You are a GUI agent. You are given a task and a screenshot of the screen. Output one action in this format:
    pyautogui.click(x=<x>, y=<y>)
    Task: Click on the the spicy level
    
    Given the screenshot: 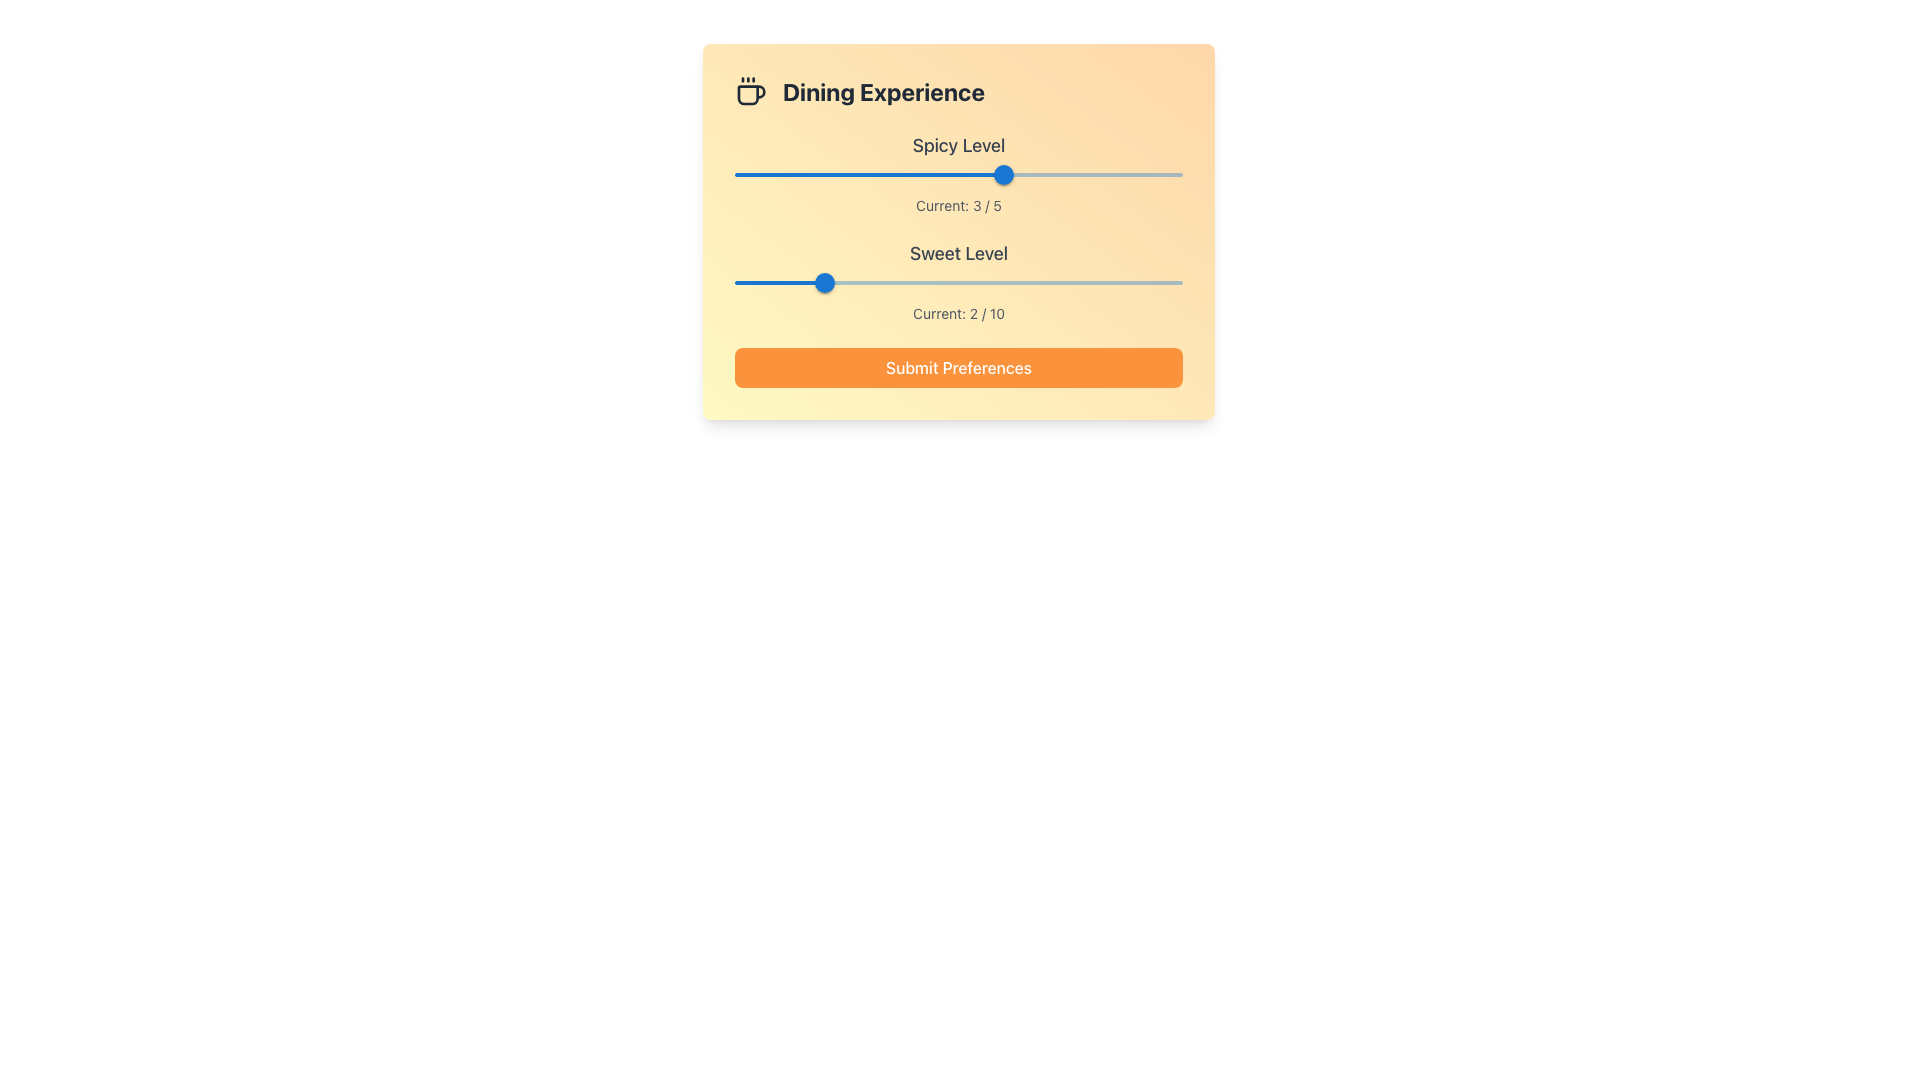 What is the action you would take?
    pyautogui.click(x=958, y=173)
    